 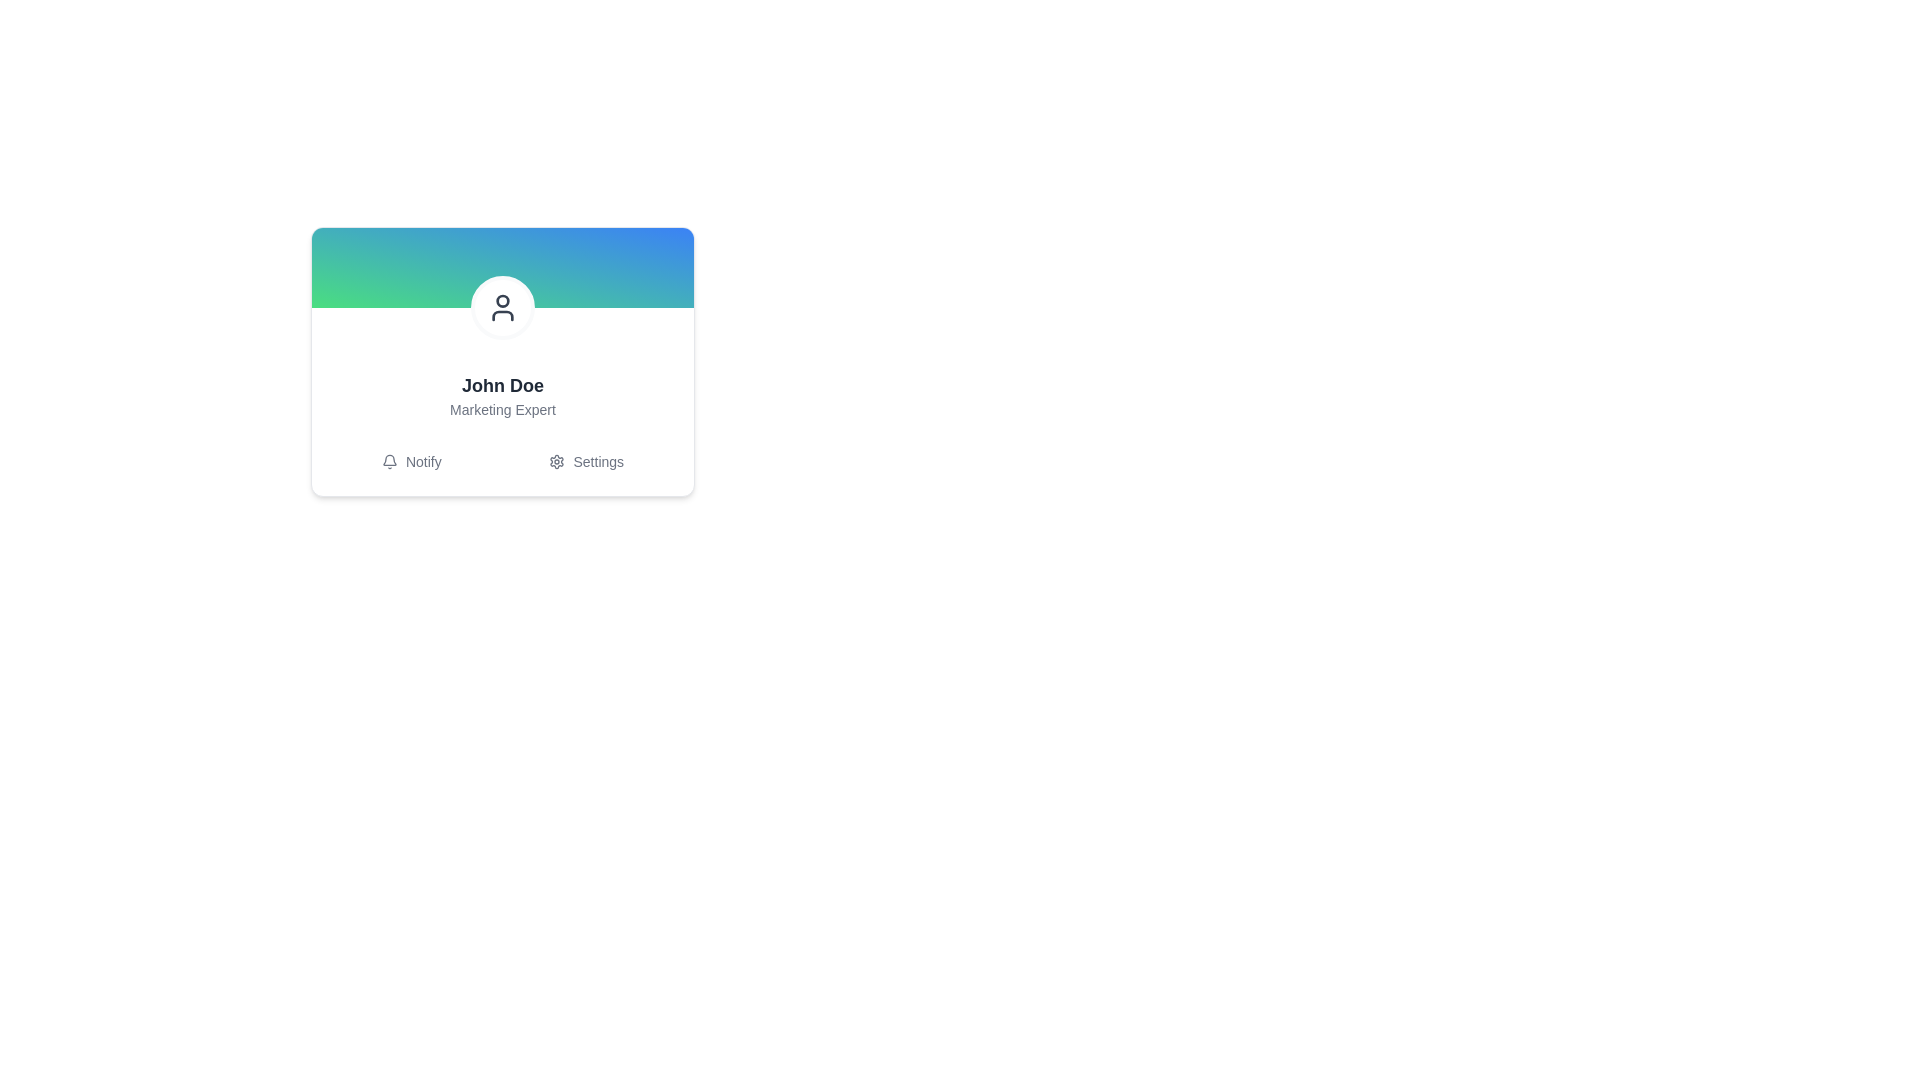 What do you see at coordinates (557, 462) in the screenshot?
I see `the gear-shaped icon button located in the bottom-right corner of the card layout` at bounding box center [557, 462].